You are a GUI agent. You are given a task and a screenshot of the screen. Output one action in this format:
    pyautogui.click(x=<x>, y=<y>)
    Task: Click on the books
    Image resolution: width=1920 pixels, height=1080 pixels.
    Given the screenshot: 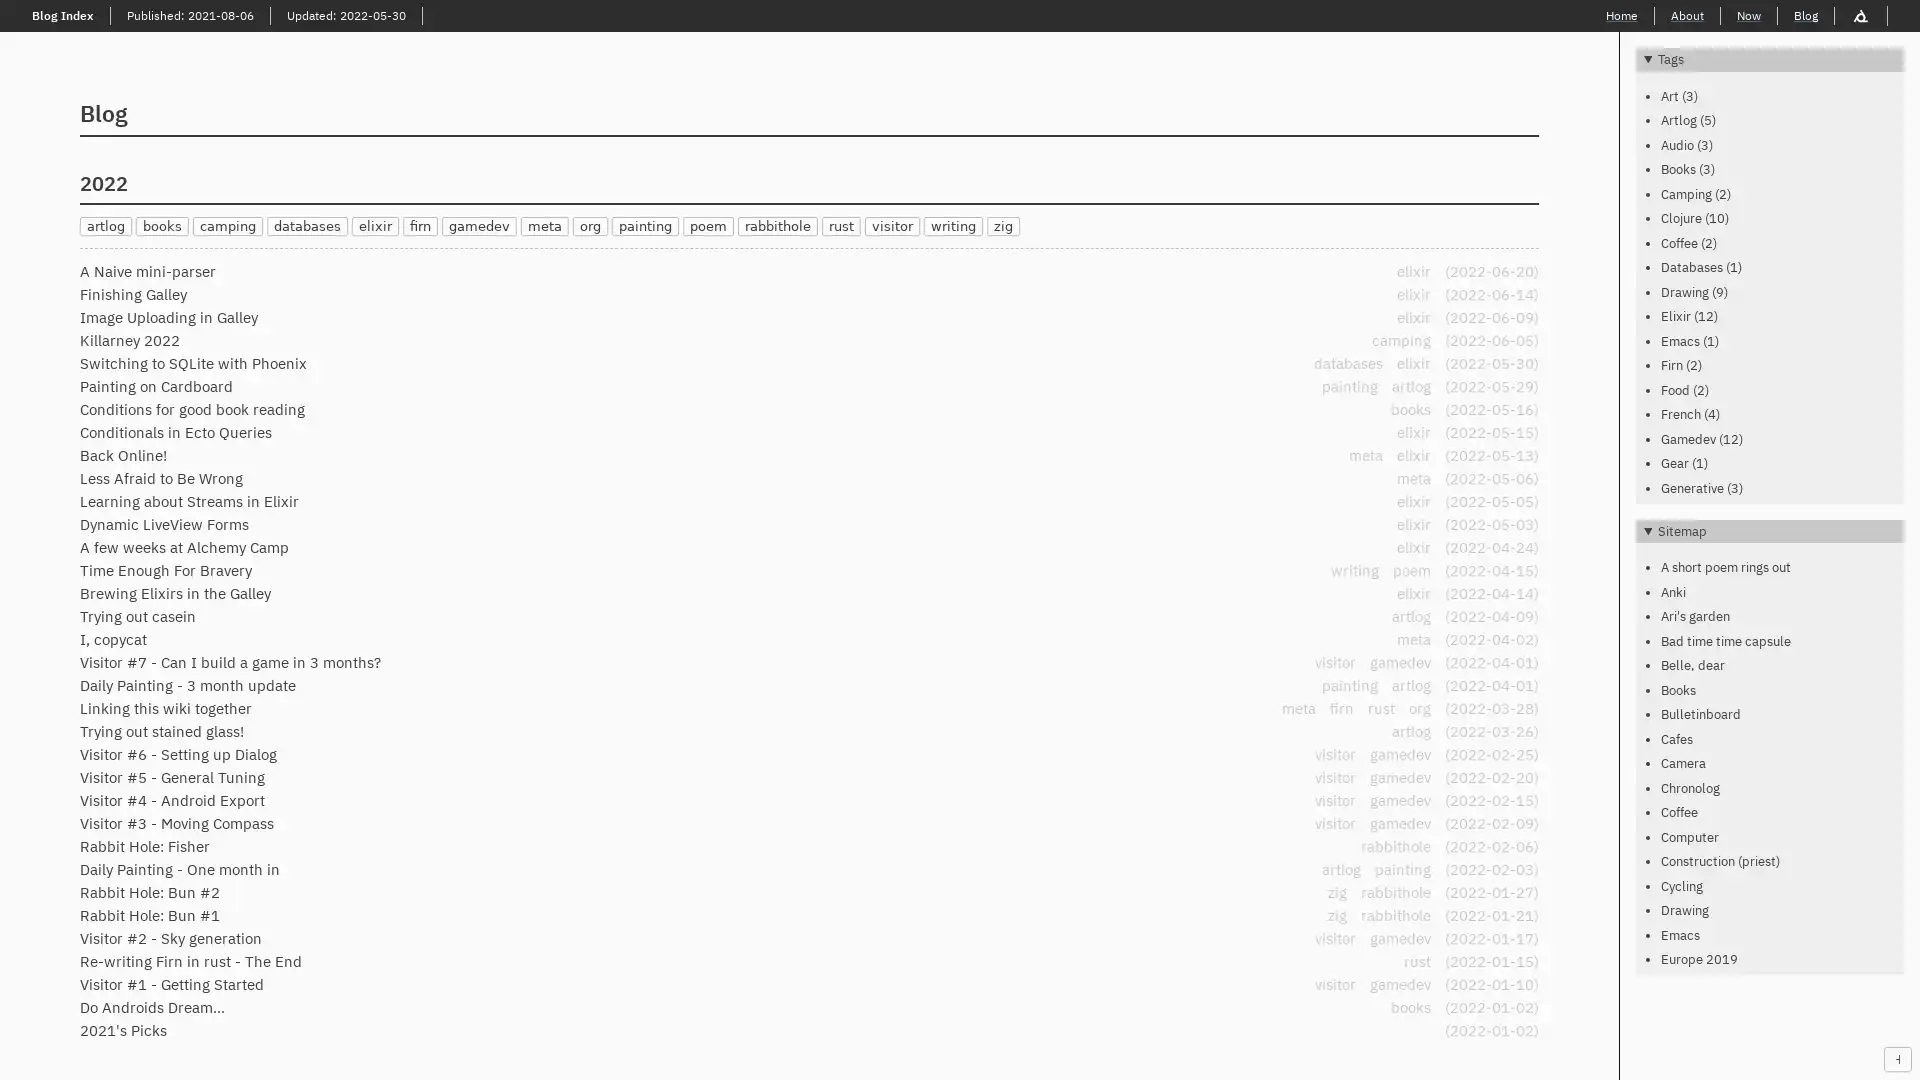 What is the action you would take?
    pyautogui.click(x=162, y=225)
    